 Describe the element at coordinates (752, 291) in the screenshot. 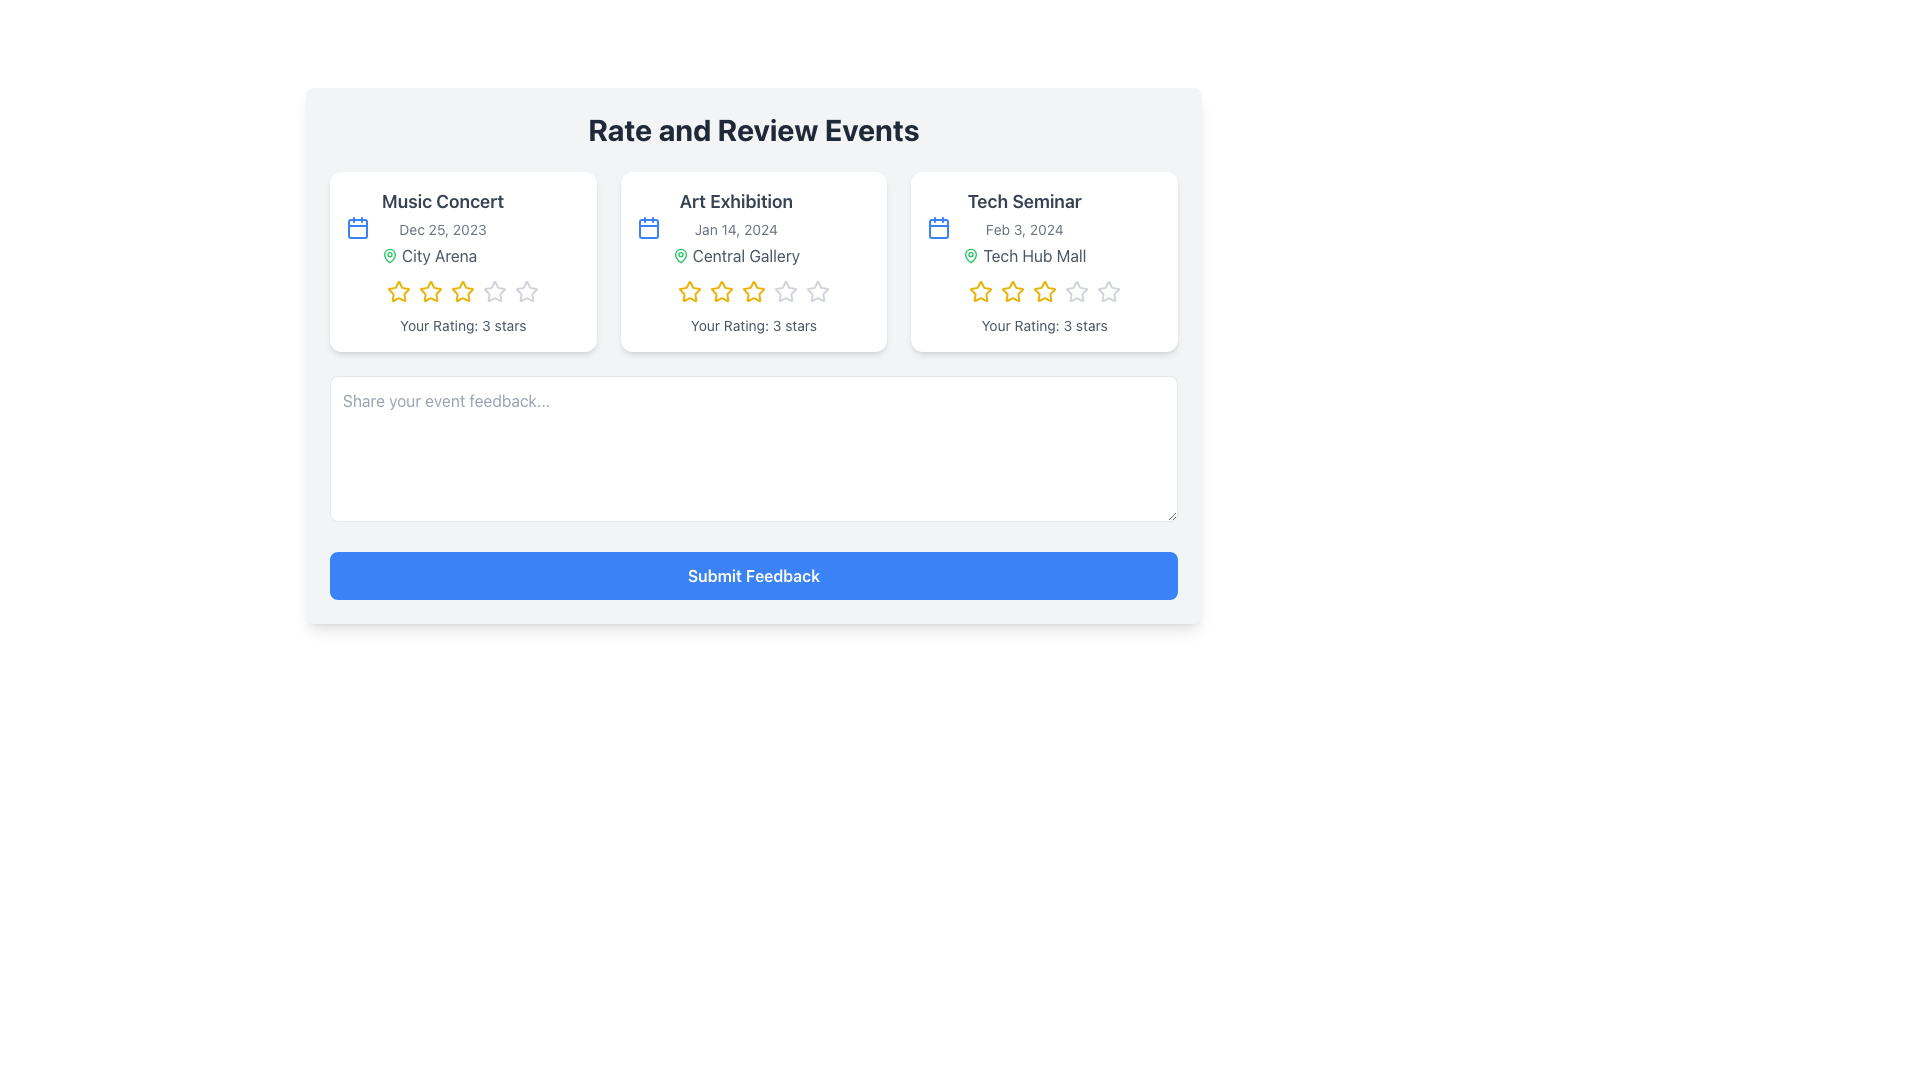

I see `the third star icon in the rating component under 'Your Rating: 3 stars'` at that location.